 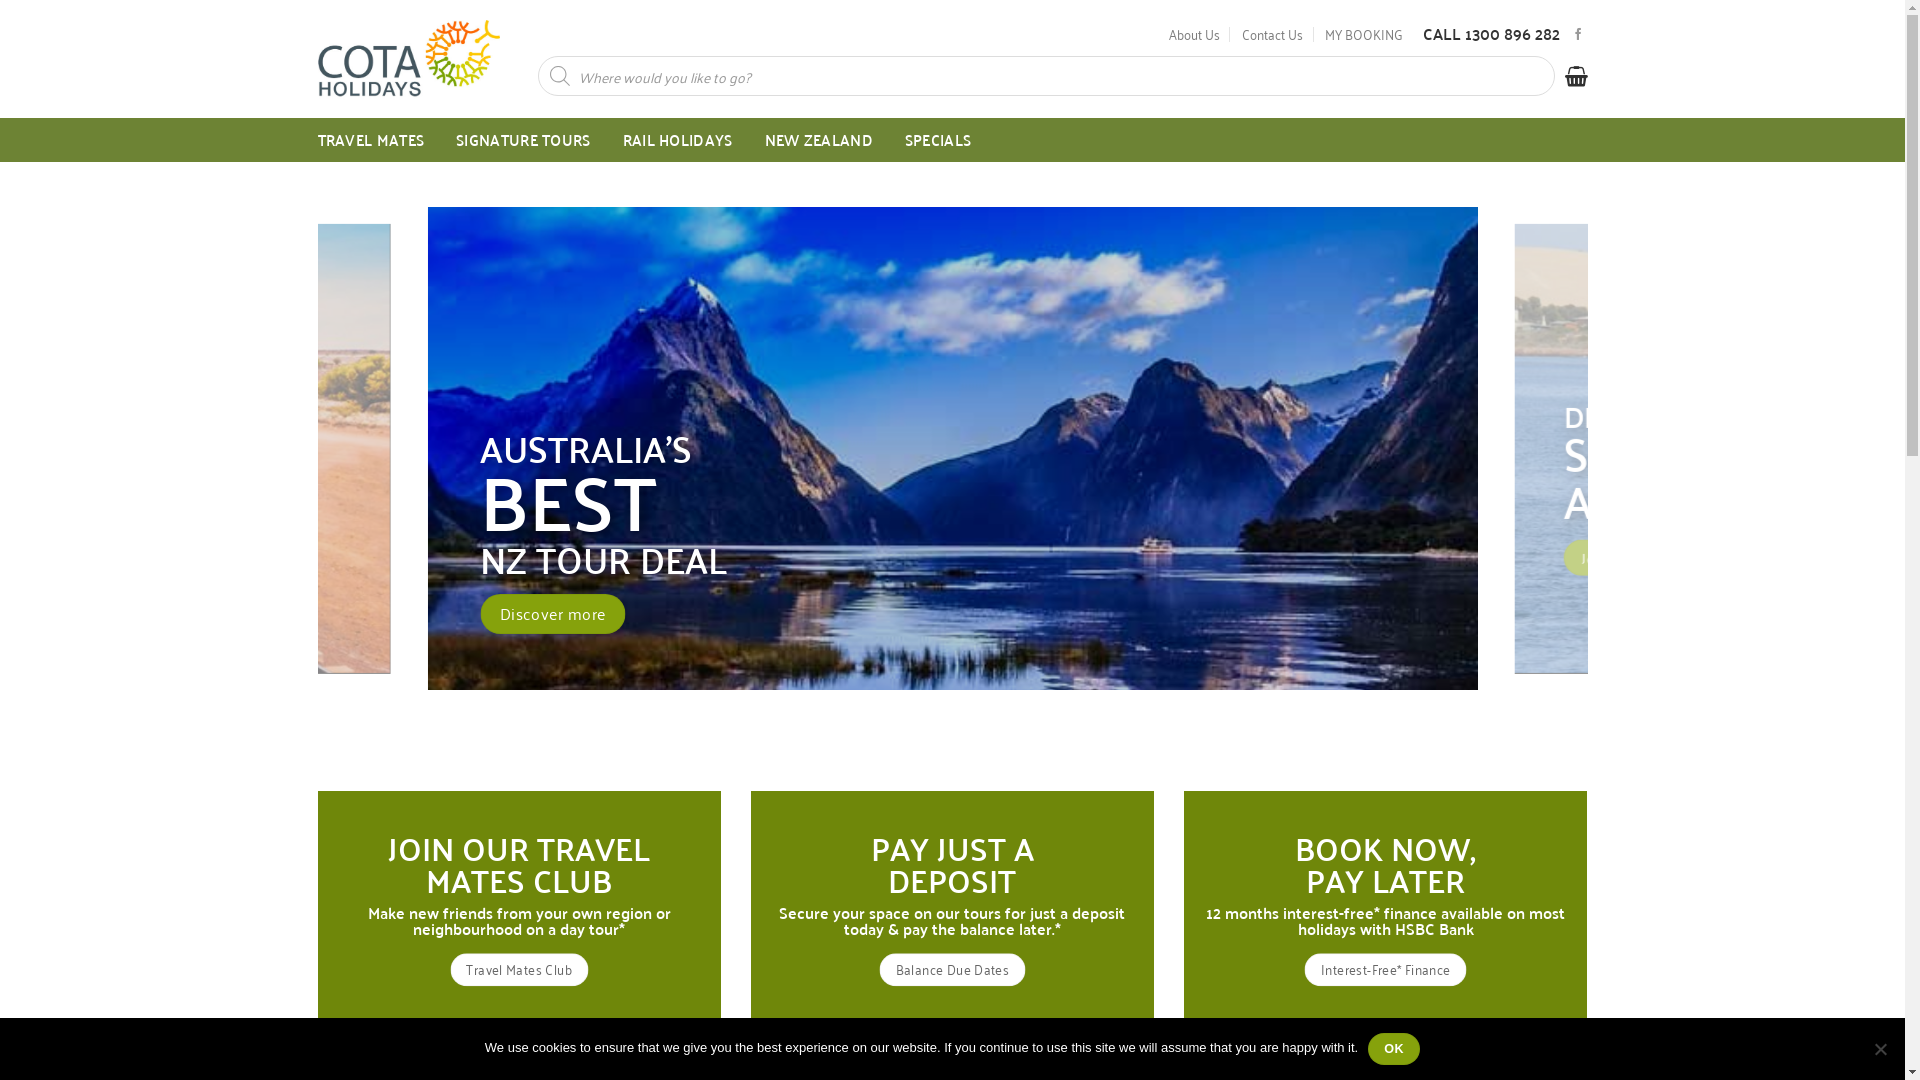 What do you see at coordinates (523, 138) in the screenshot?
I see `'SIGNATURE TOURS'` at bounding box center [523, 138].